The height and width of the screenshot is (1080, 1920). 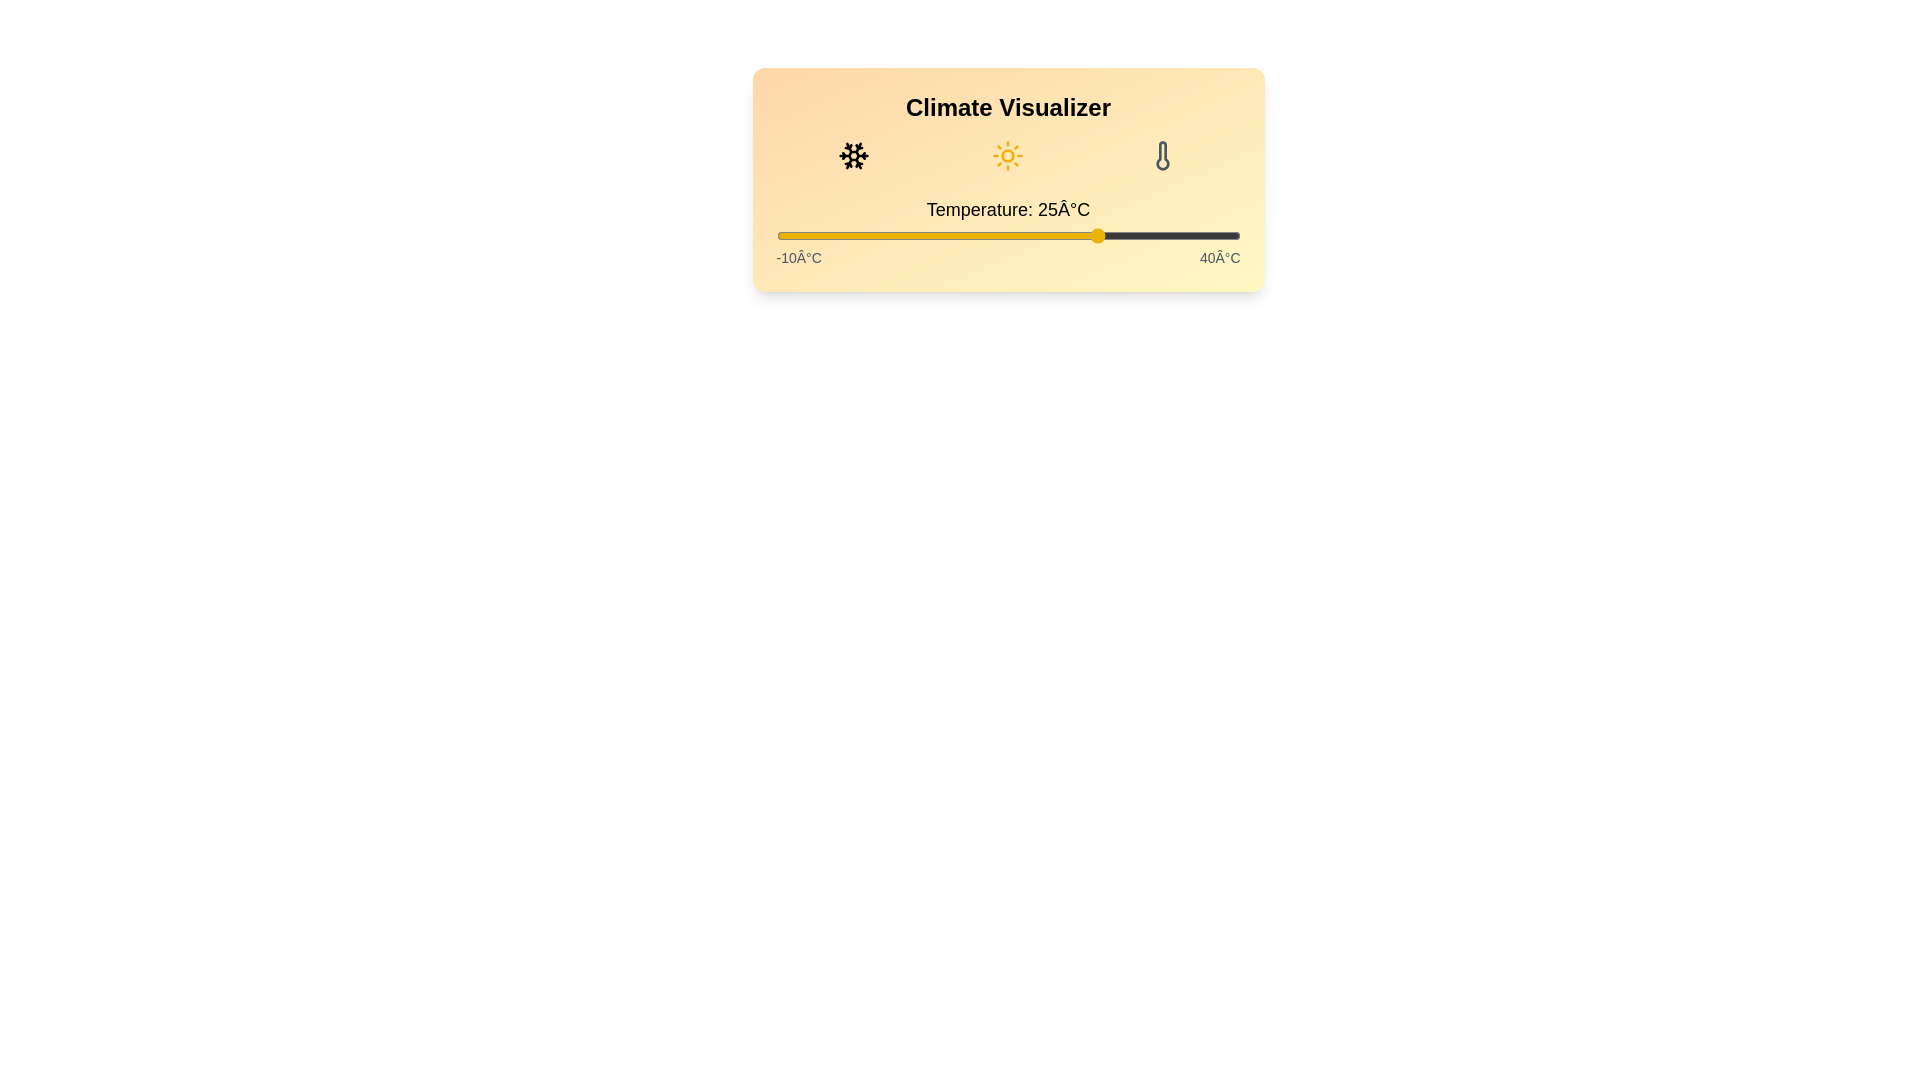 I want to click on the temperature slider to 39°C, so click(x=1230, y=234).